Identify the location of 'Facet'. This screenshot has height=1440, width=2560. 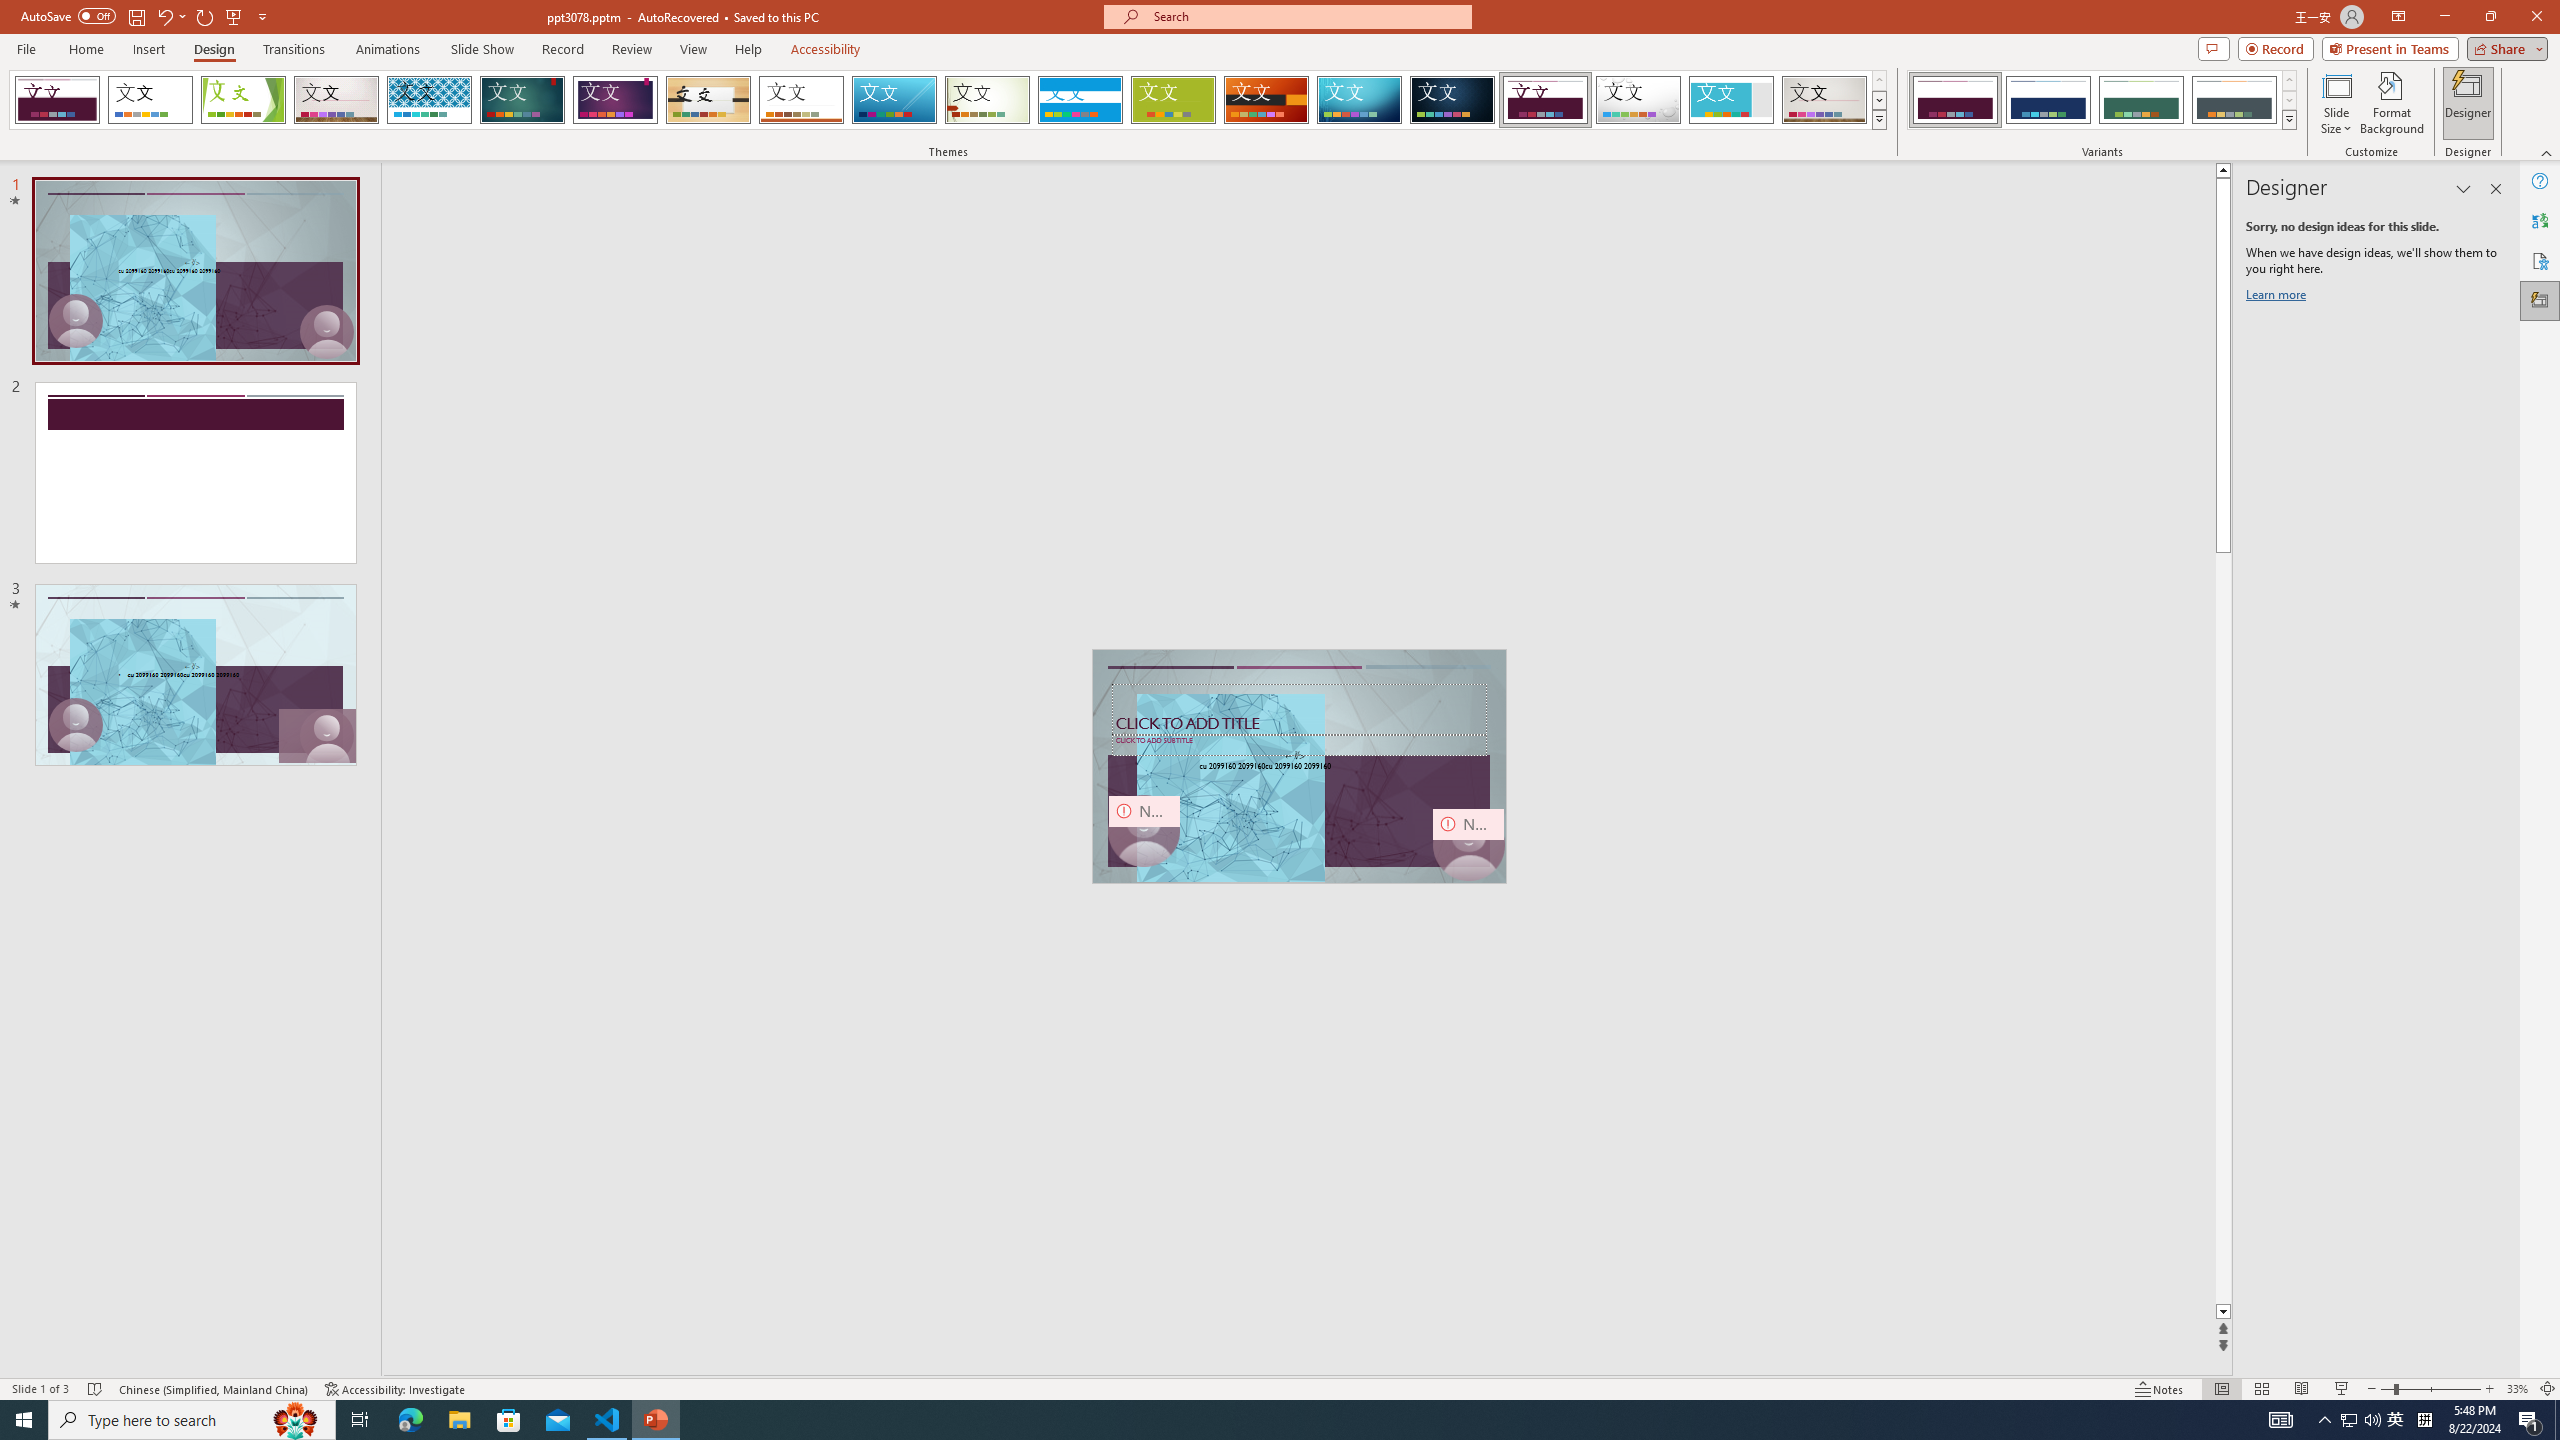
(242, 99).